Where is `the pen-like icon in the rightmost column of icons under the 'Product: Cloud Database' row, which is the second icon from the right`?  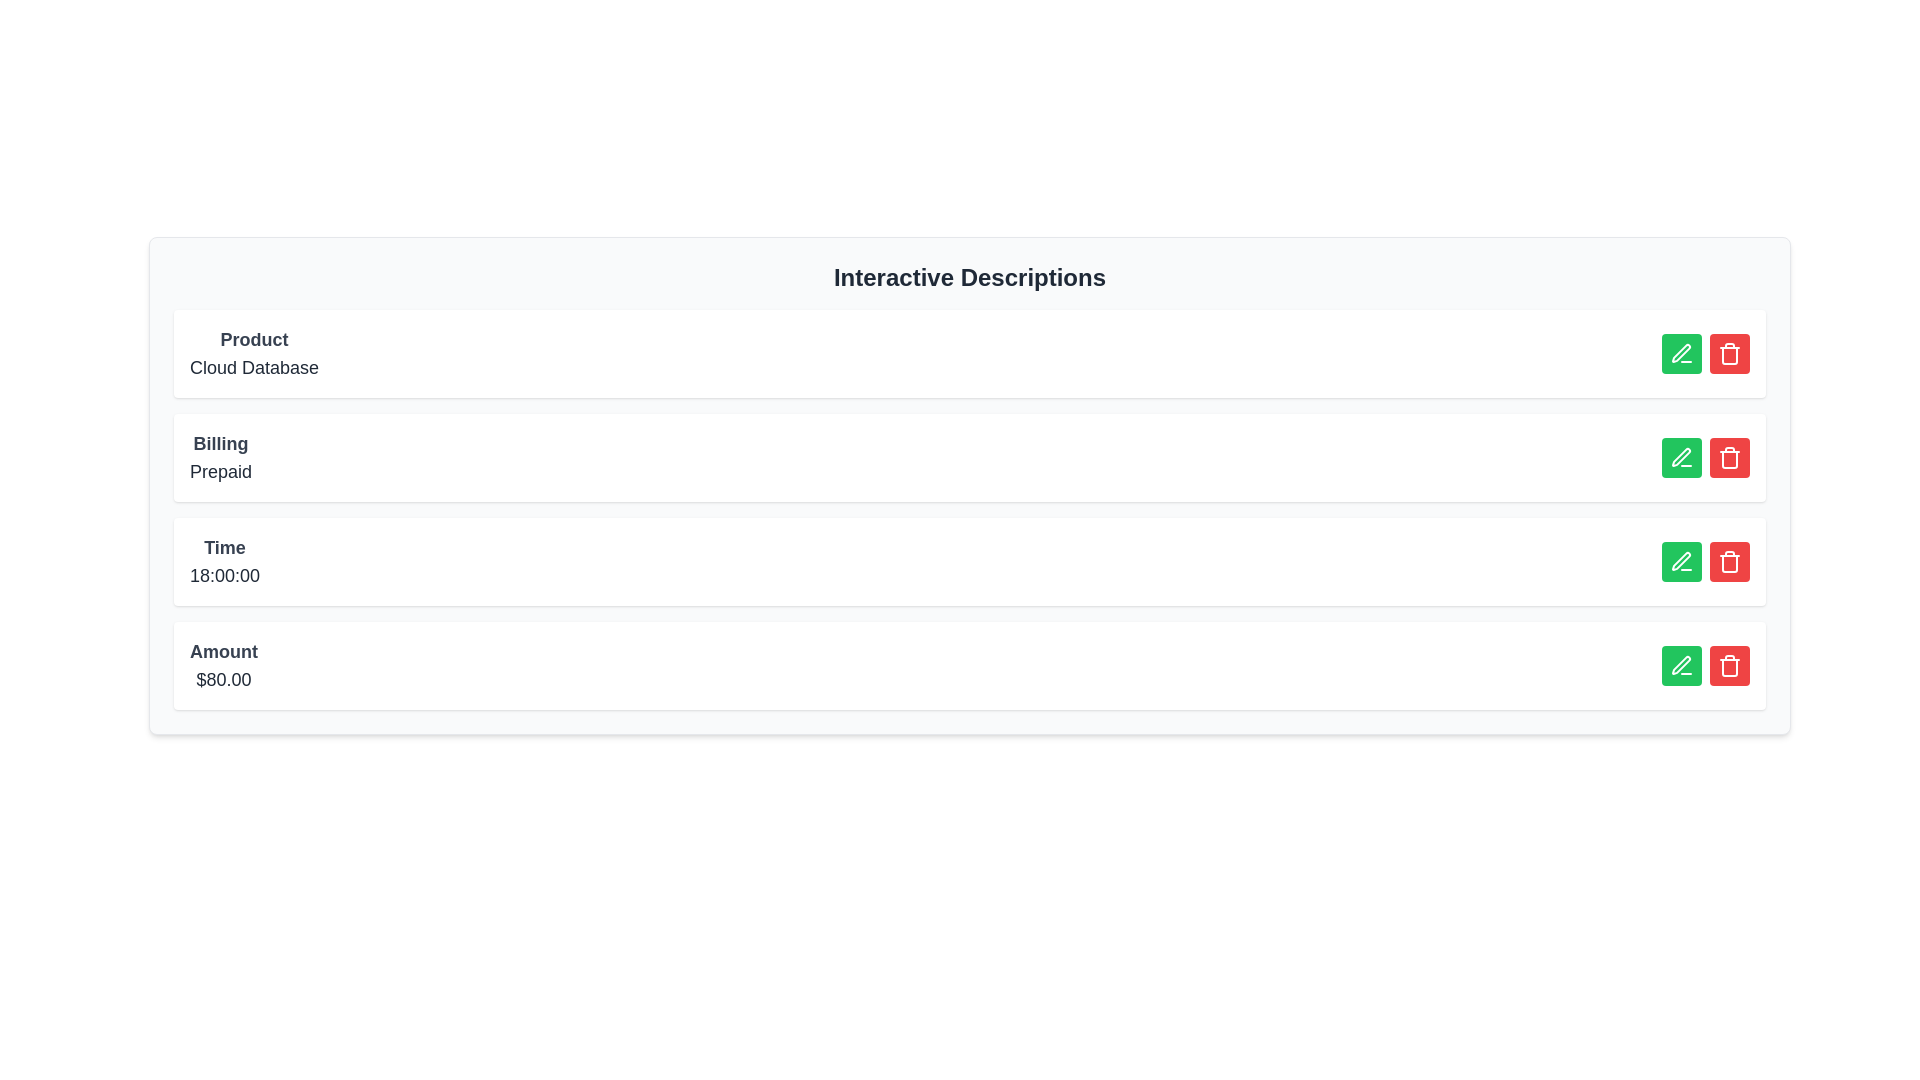 the pen-like icon in the rightmost column of icons under the 'Product: Cloud Database' row, which is the second icon from the right is located at coordinates (1680, 352).